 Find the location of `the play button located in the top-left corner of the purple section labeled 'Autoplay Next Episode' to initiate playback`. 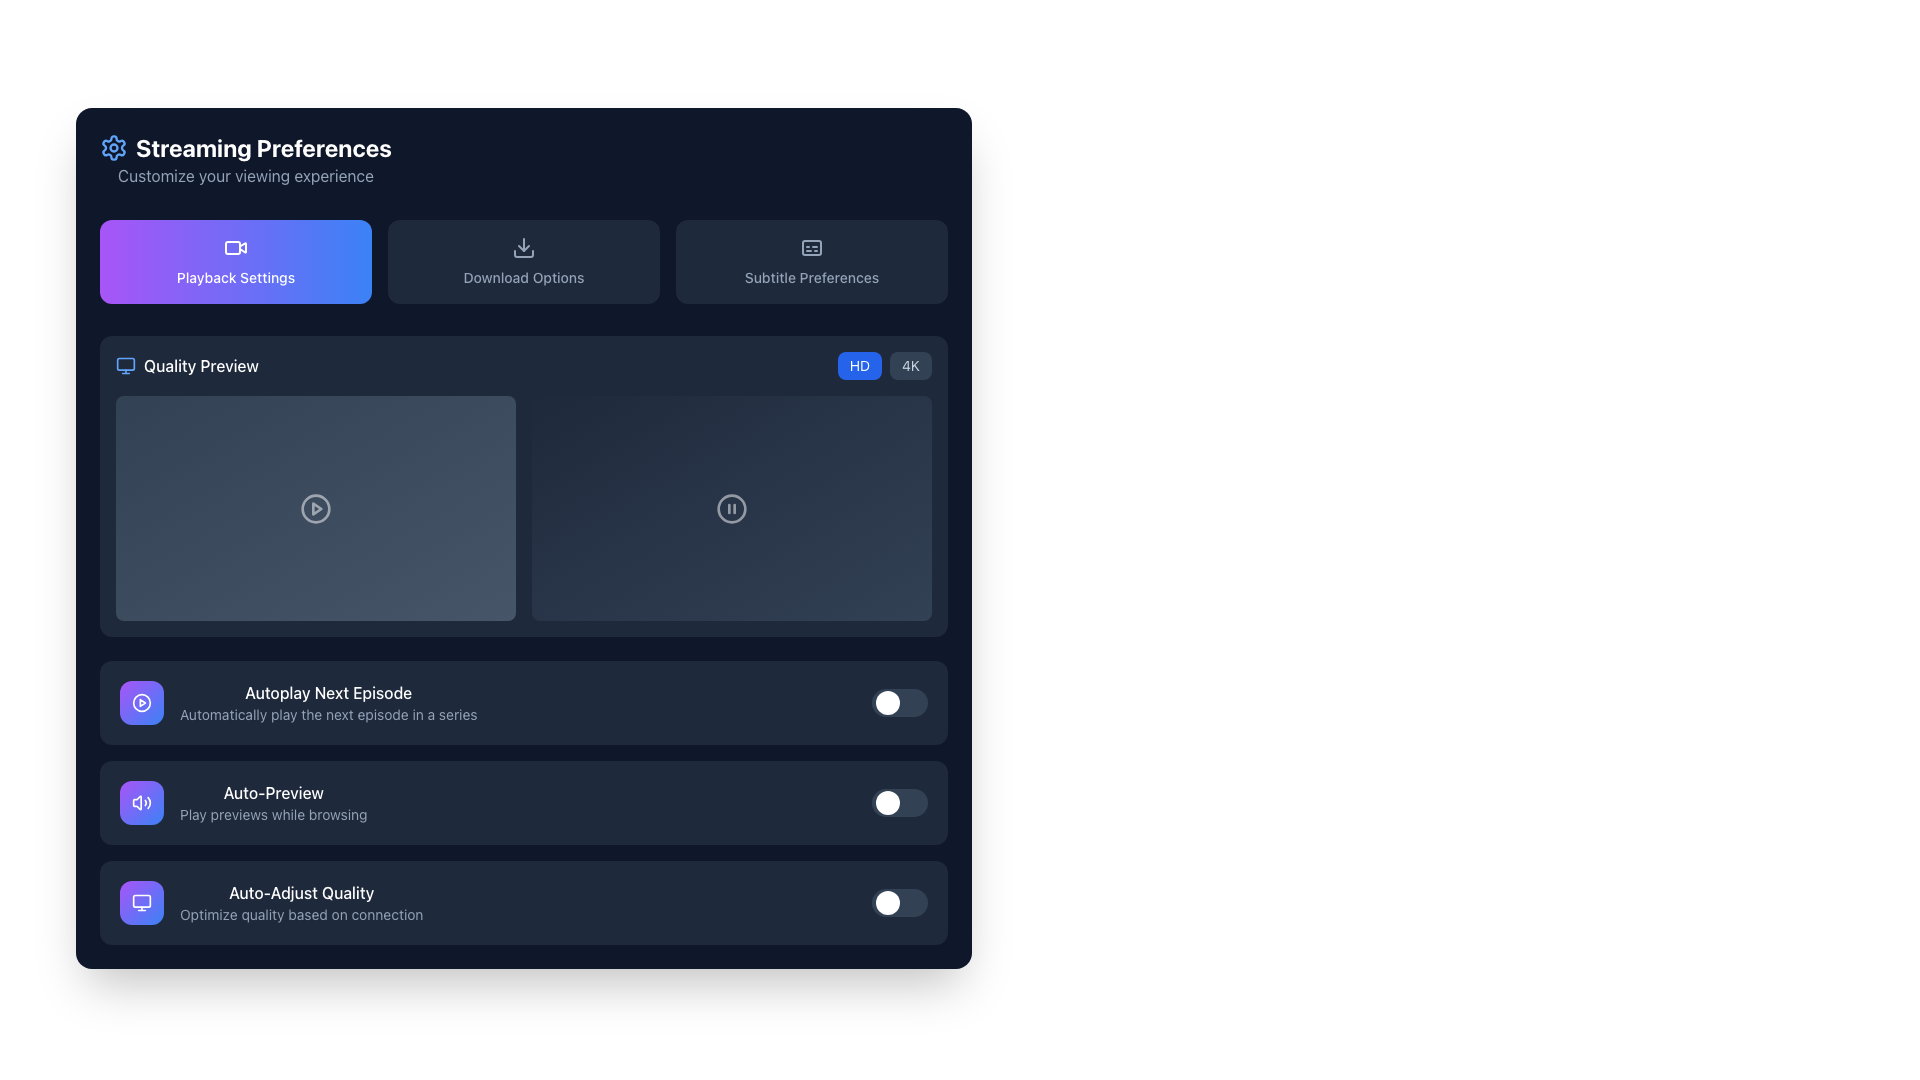

the play button located in the top-left corner of the purple section labeled 'Autoplay Next Episode' to initiate playback is located at coordinates (141, 701).